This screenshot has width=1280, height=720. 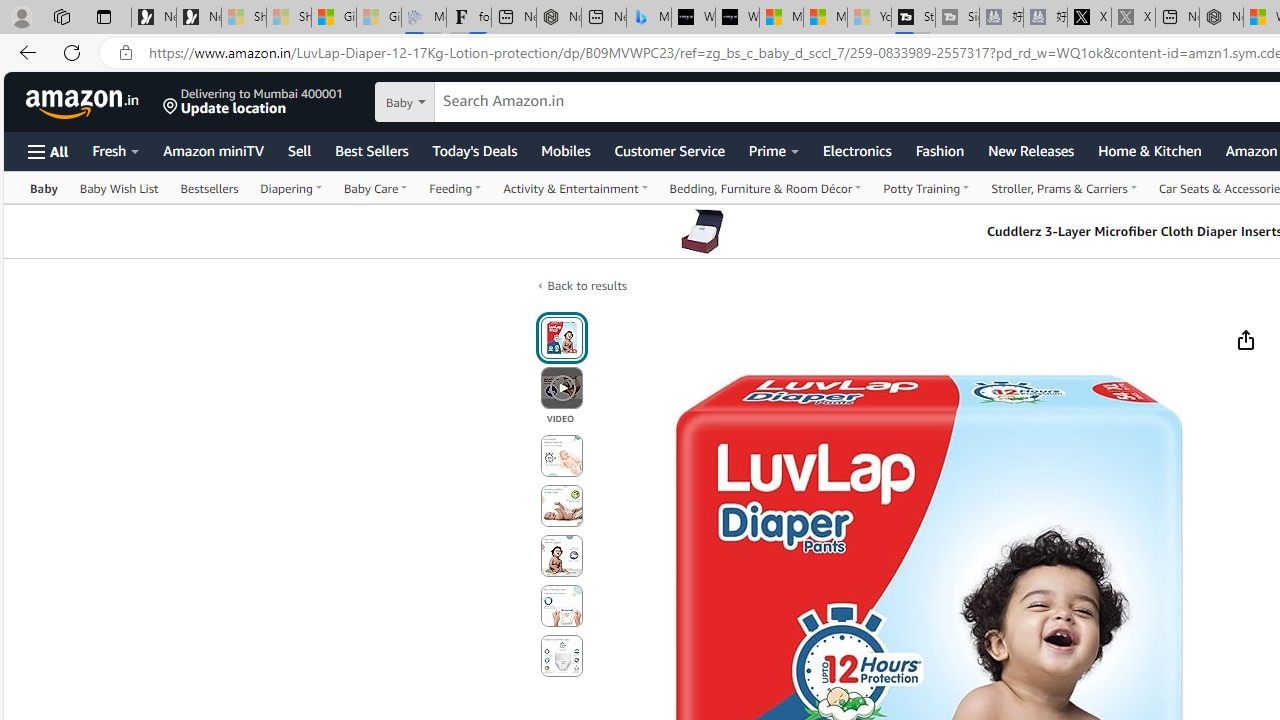 I want to click on 'Baby Wish List', so click(x=118, y=187).